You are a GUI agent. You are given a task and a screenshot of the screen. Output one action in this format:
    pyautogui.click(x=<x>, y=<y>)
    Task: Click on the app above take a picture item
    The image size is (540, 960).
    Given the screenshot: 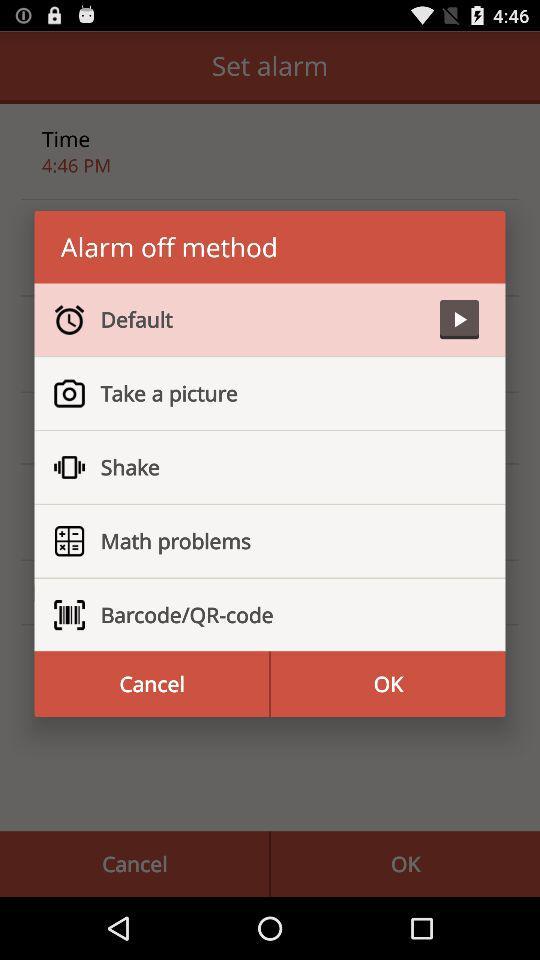 What is the action you would take?
    pyautogui.click(x=459, y=319)
    